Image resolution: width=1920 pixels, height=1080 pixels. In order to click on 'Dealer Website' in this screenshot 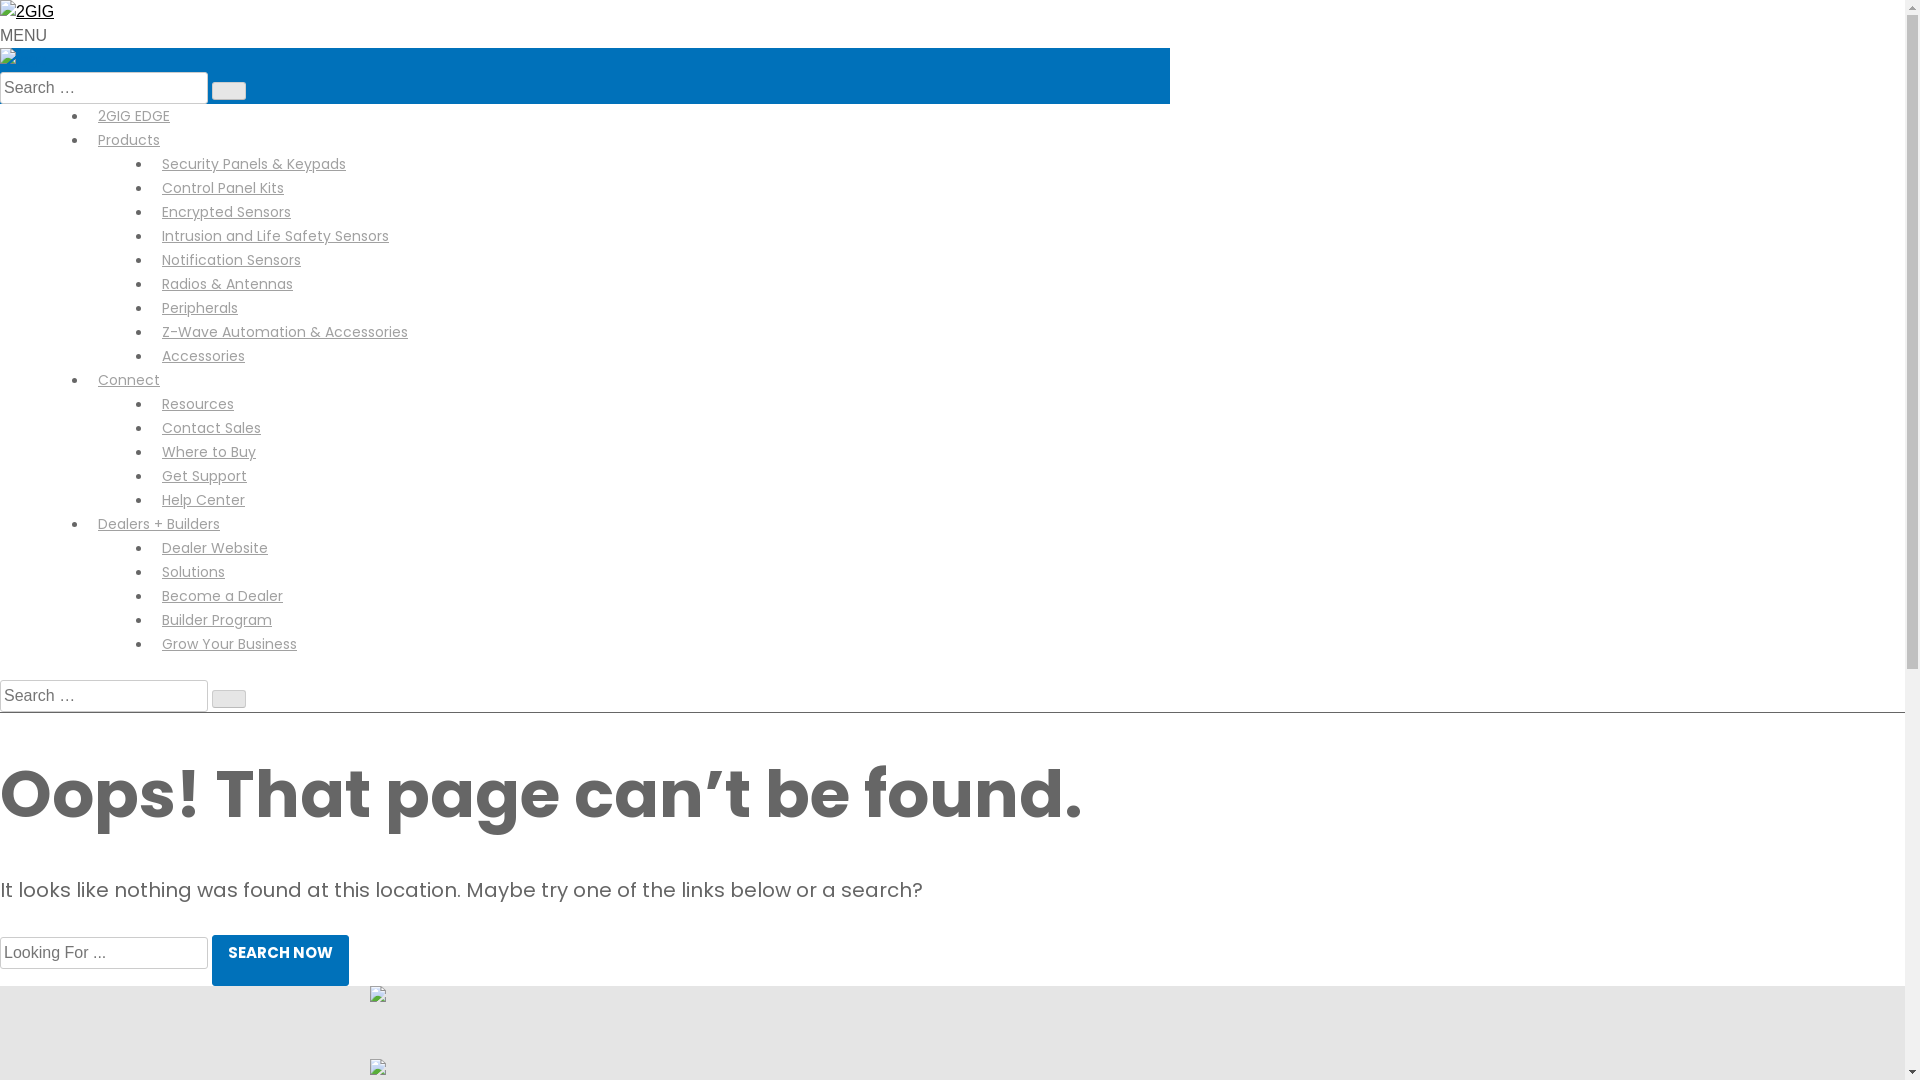, I will do `click(151, 547)`.